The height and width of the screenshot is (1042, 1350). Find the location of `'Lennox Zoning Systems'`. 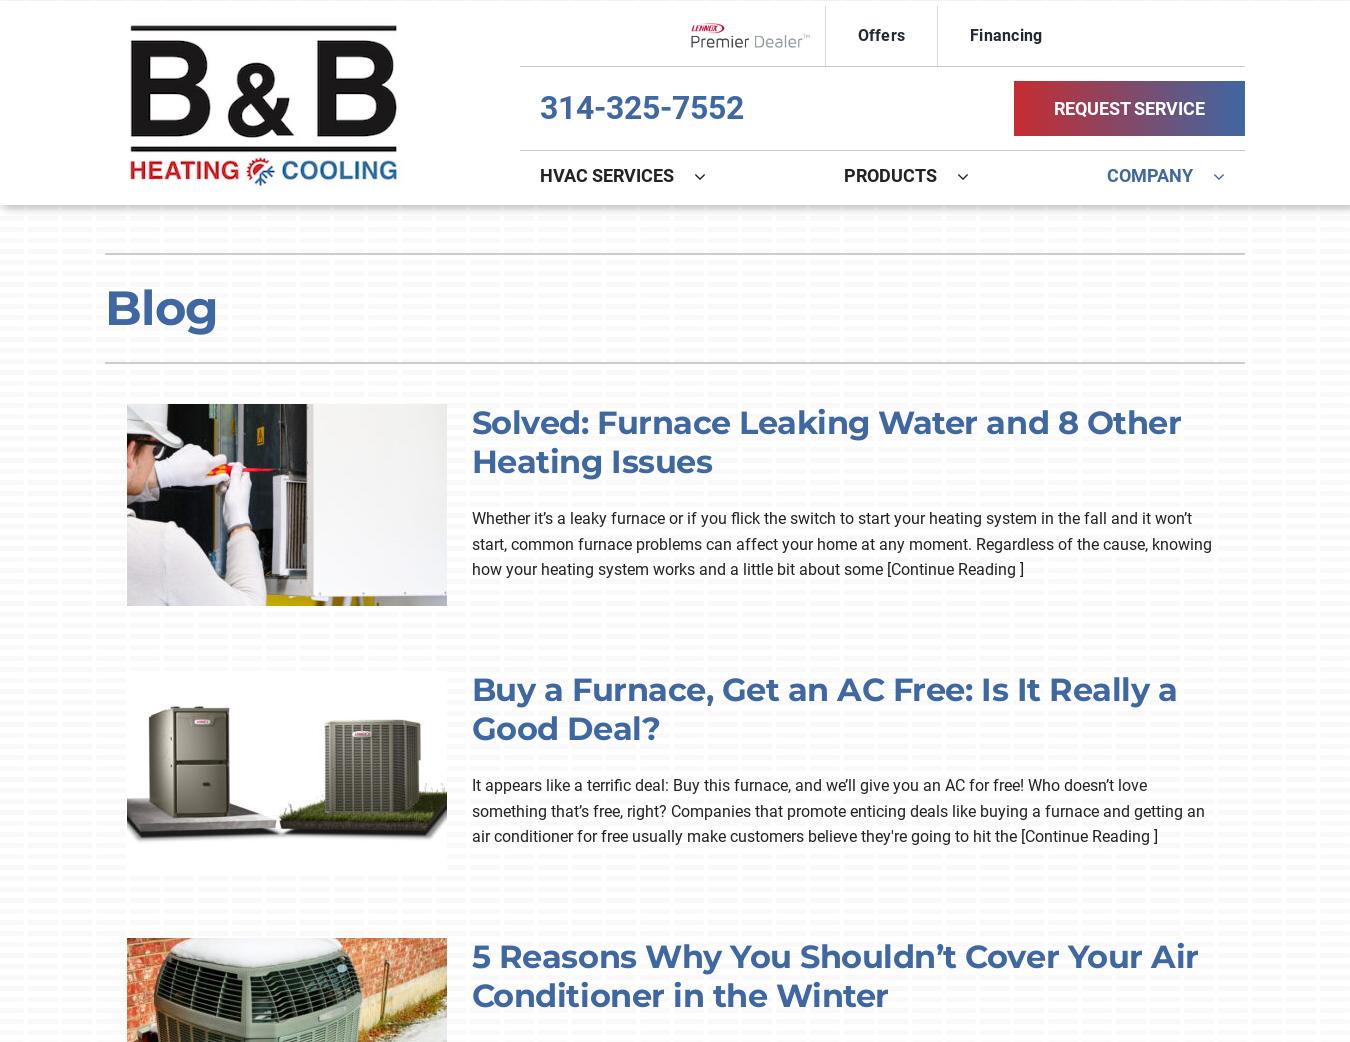

'Lennox Zoning Systems' is located at coordinates (969, 320).